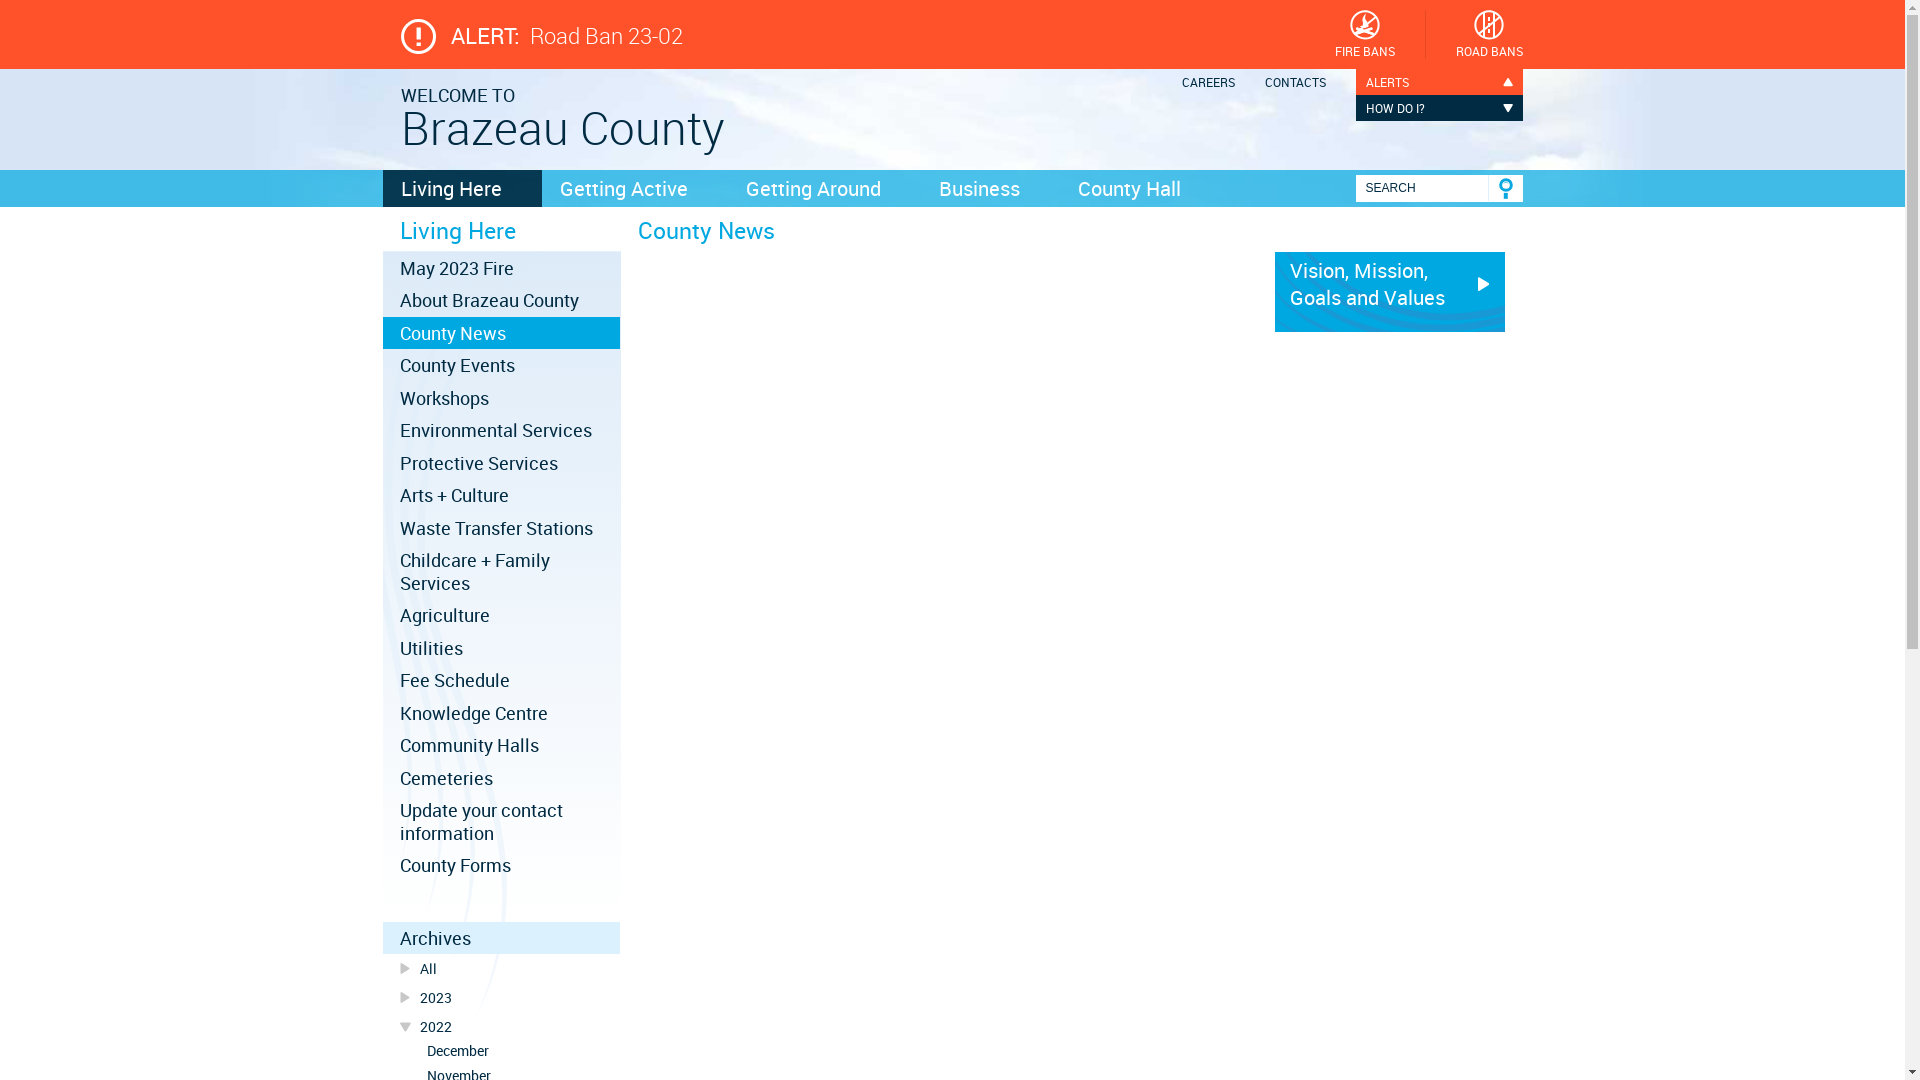 This screenshot has height=1080, width=1920. What do you see at coordinates (1489, 188) in the screenshot?
I see `'Go'` at bounding box center [1489, 188].